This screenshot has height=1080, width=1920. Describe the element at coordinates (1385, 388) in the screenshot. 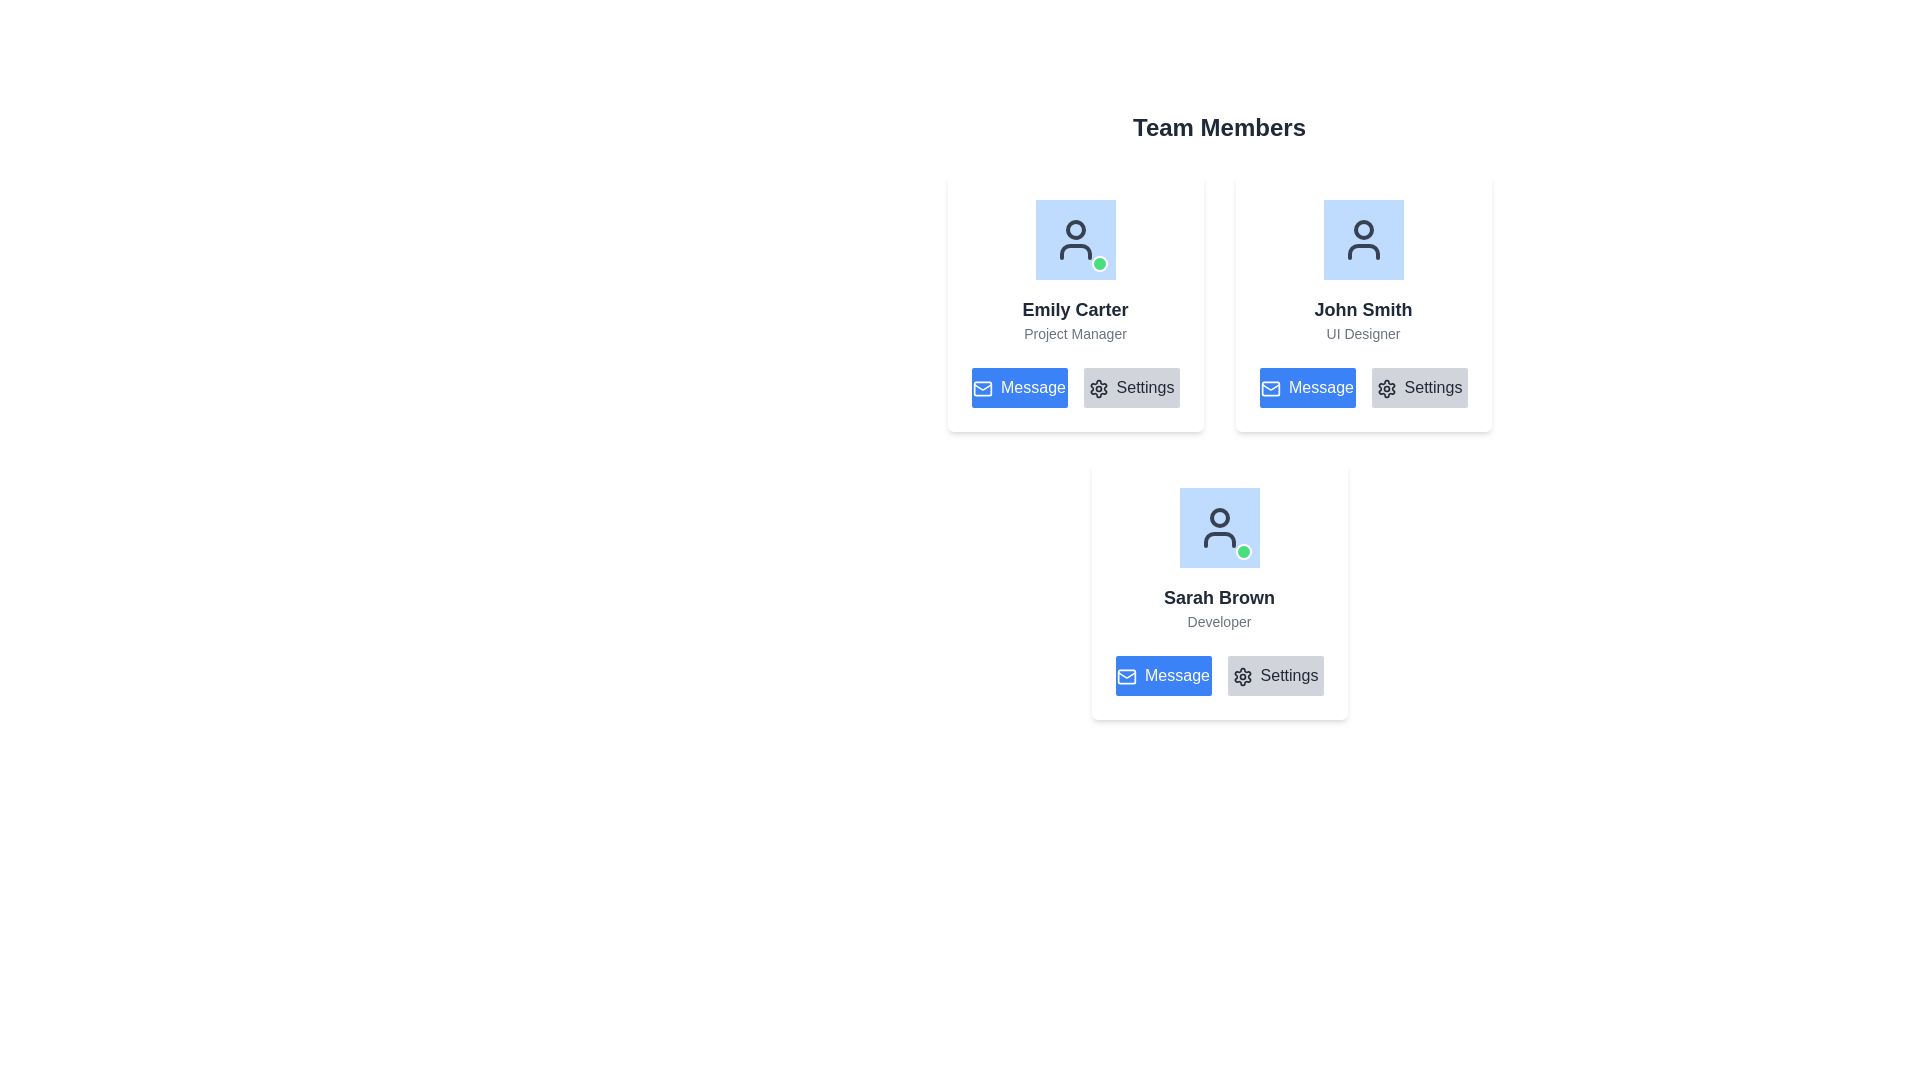

I see `the gear icon located at the top-left of the Settings button in John Smith's user card, which is the middle card in the layout` at that location.